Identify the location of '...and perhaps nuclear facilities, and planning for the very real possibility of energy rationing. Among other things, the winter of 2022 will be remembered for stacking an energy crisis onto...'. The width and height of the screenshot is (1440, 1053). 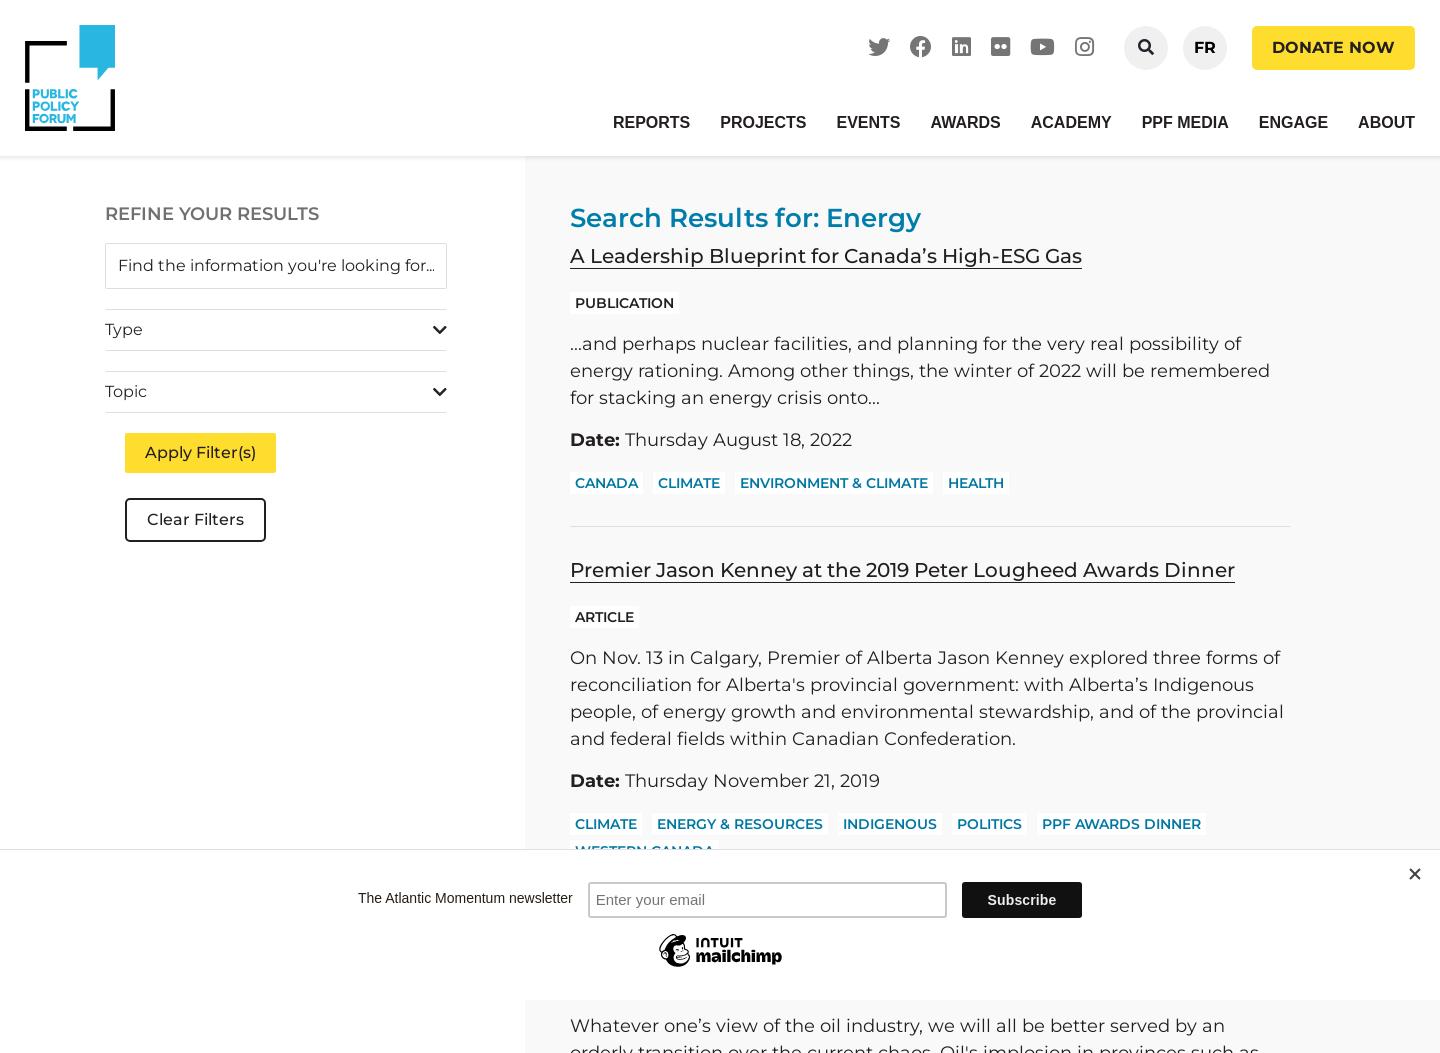
(920, 369).